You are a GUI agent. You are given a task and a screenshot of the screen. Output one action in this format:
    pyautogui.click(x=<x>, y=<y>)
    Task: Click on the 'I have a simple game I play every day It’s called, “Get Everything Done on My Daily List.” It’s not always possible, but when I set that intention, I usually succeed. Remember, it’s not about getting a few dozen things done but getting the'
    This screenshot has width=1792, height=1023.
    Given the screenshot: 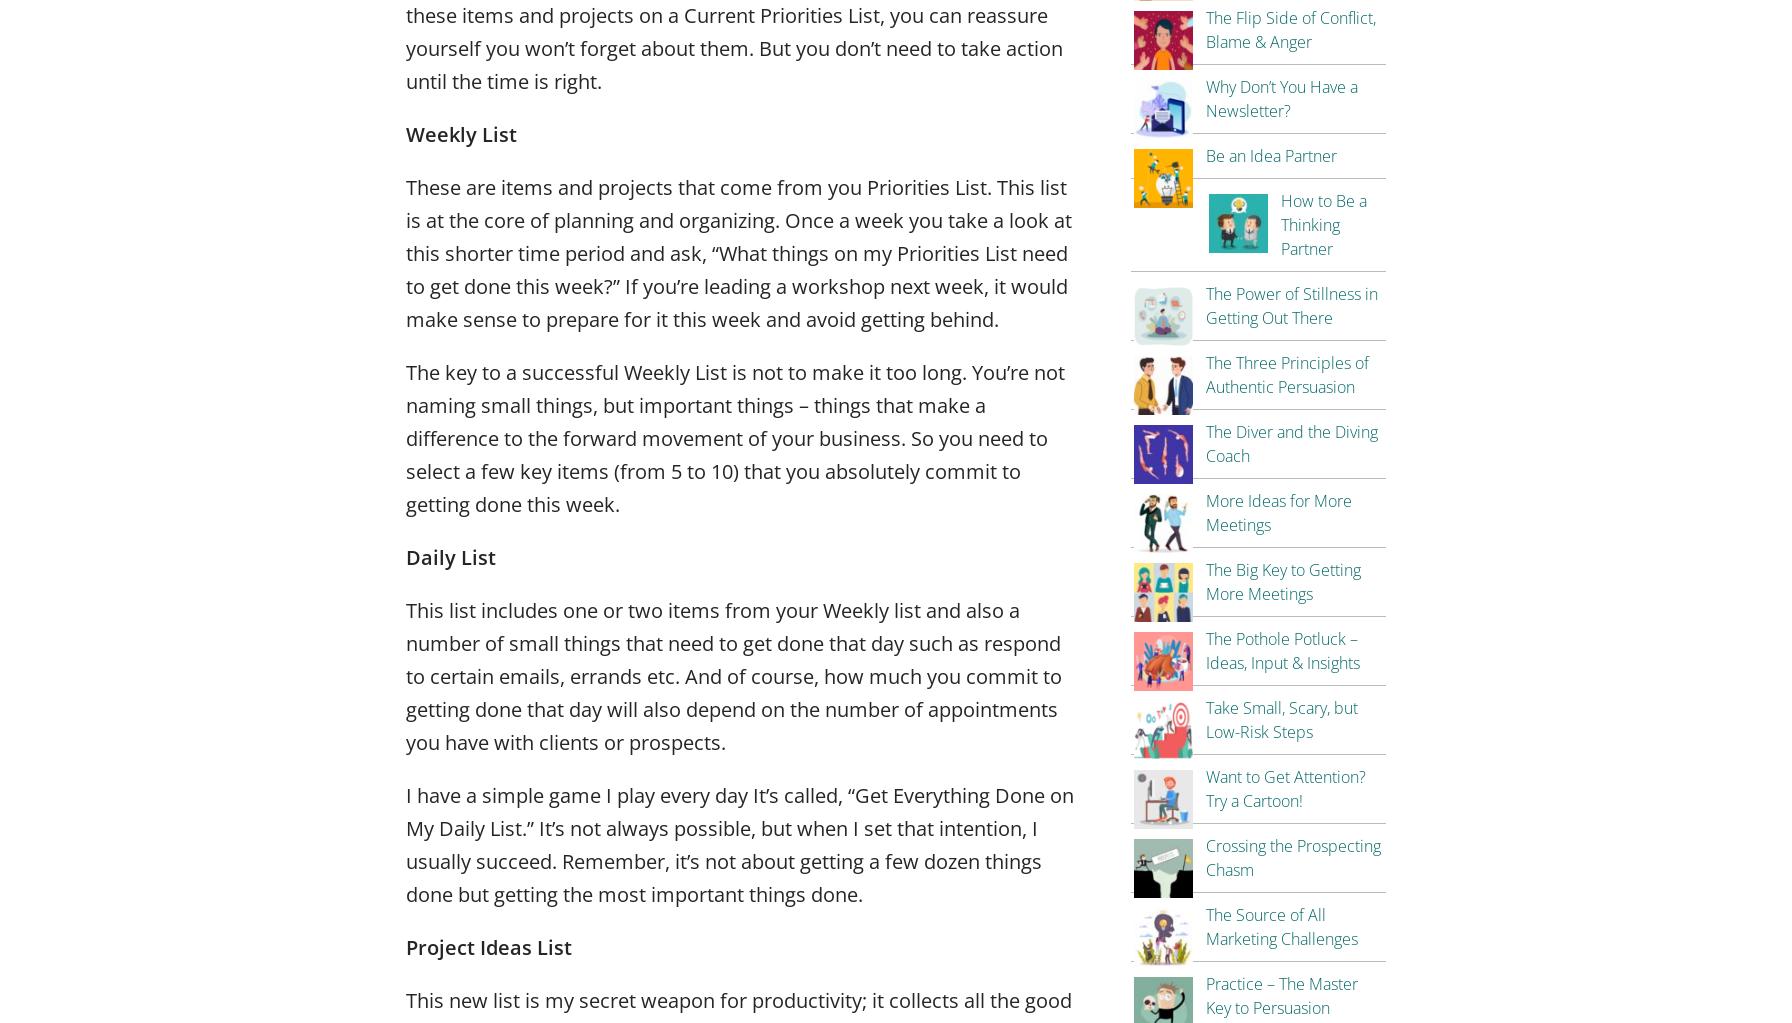 What is the action you would take?
    pyautogui.click(x=406, y=842)
    